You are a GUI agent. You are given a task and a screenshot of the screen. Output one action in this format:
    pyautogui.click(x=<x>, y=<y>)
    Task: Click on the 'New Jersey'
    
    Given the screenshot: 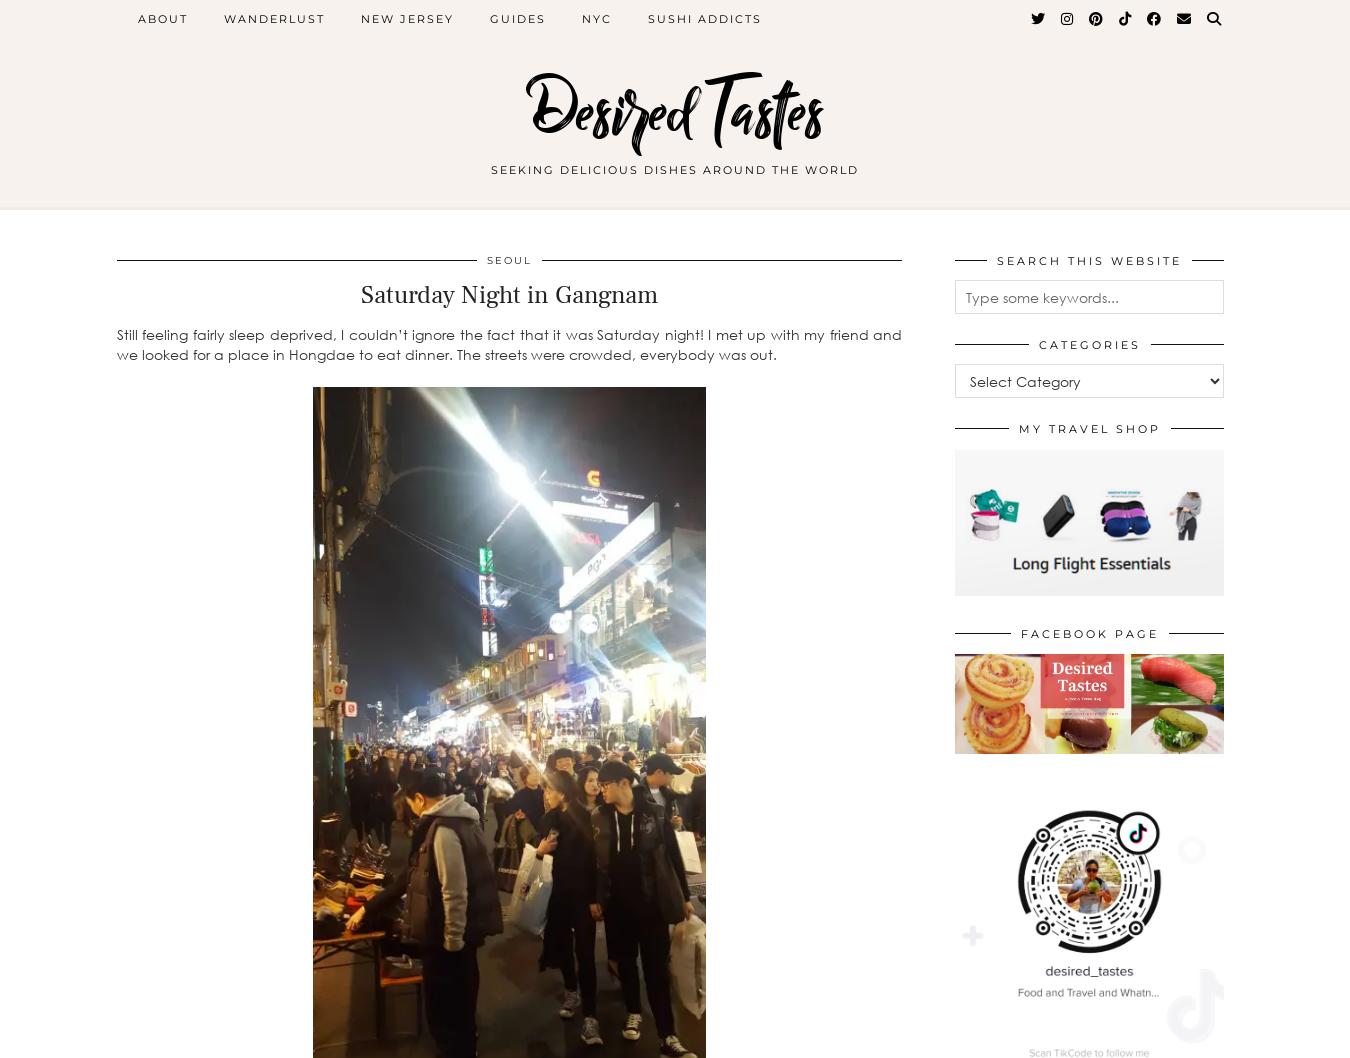 What is the action you would take?
    pyautogui.click(x=360, y=19)
    